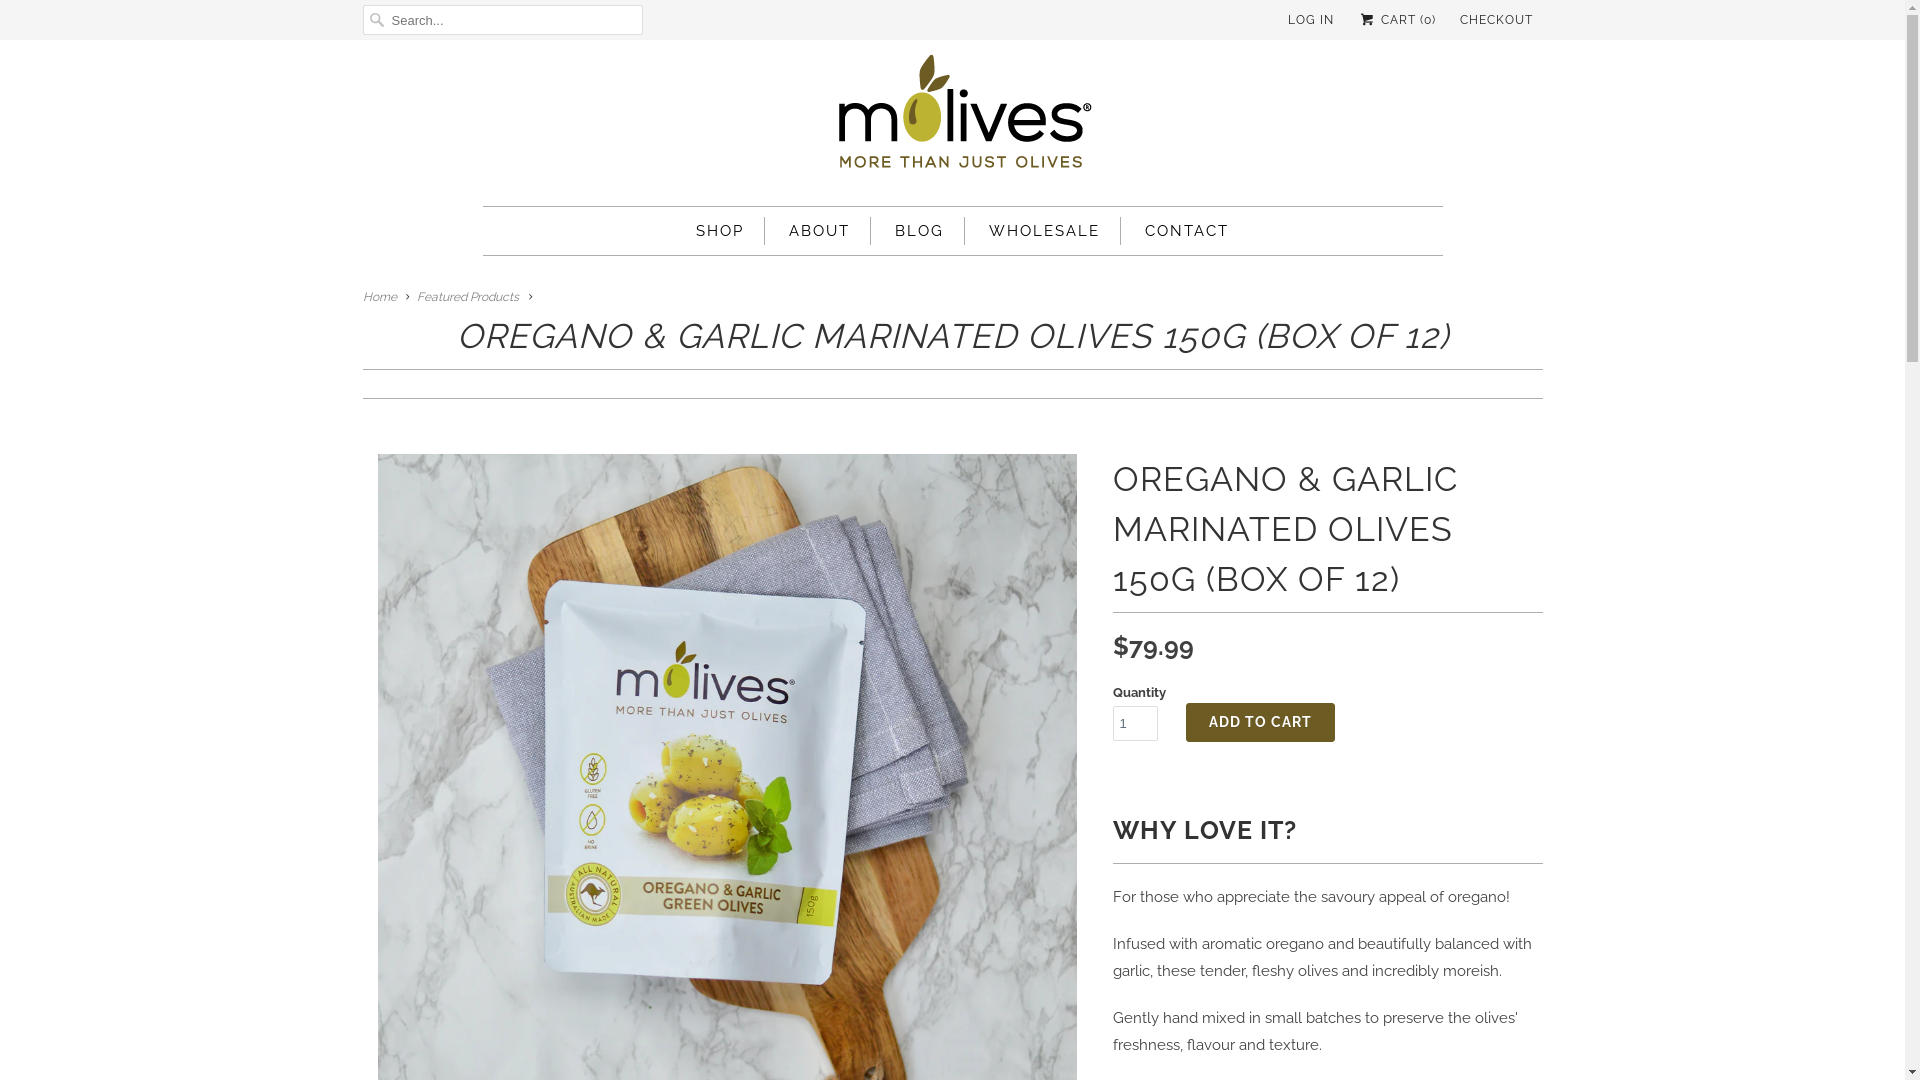 The image size is (1920, 1080). Describe the element at coordinates (1043, 230) in the screenshot. I see `'WHOLESALE'` at that location.